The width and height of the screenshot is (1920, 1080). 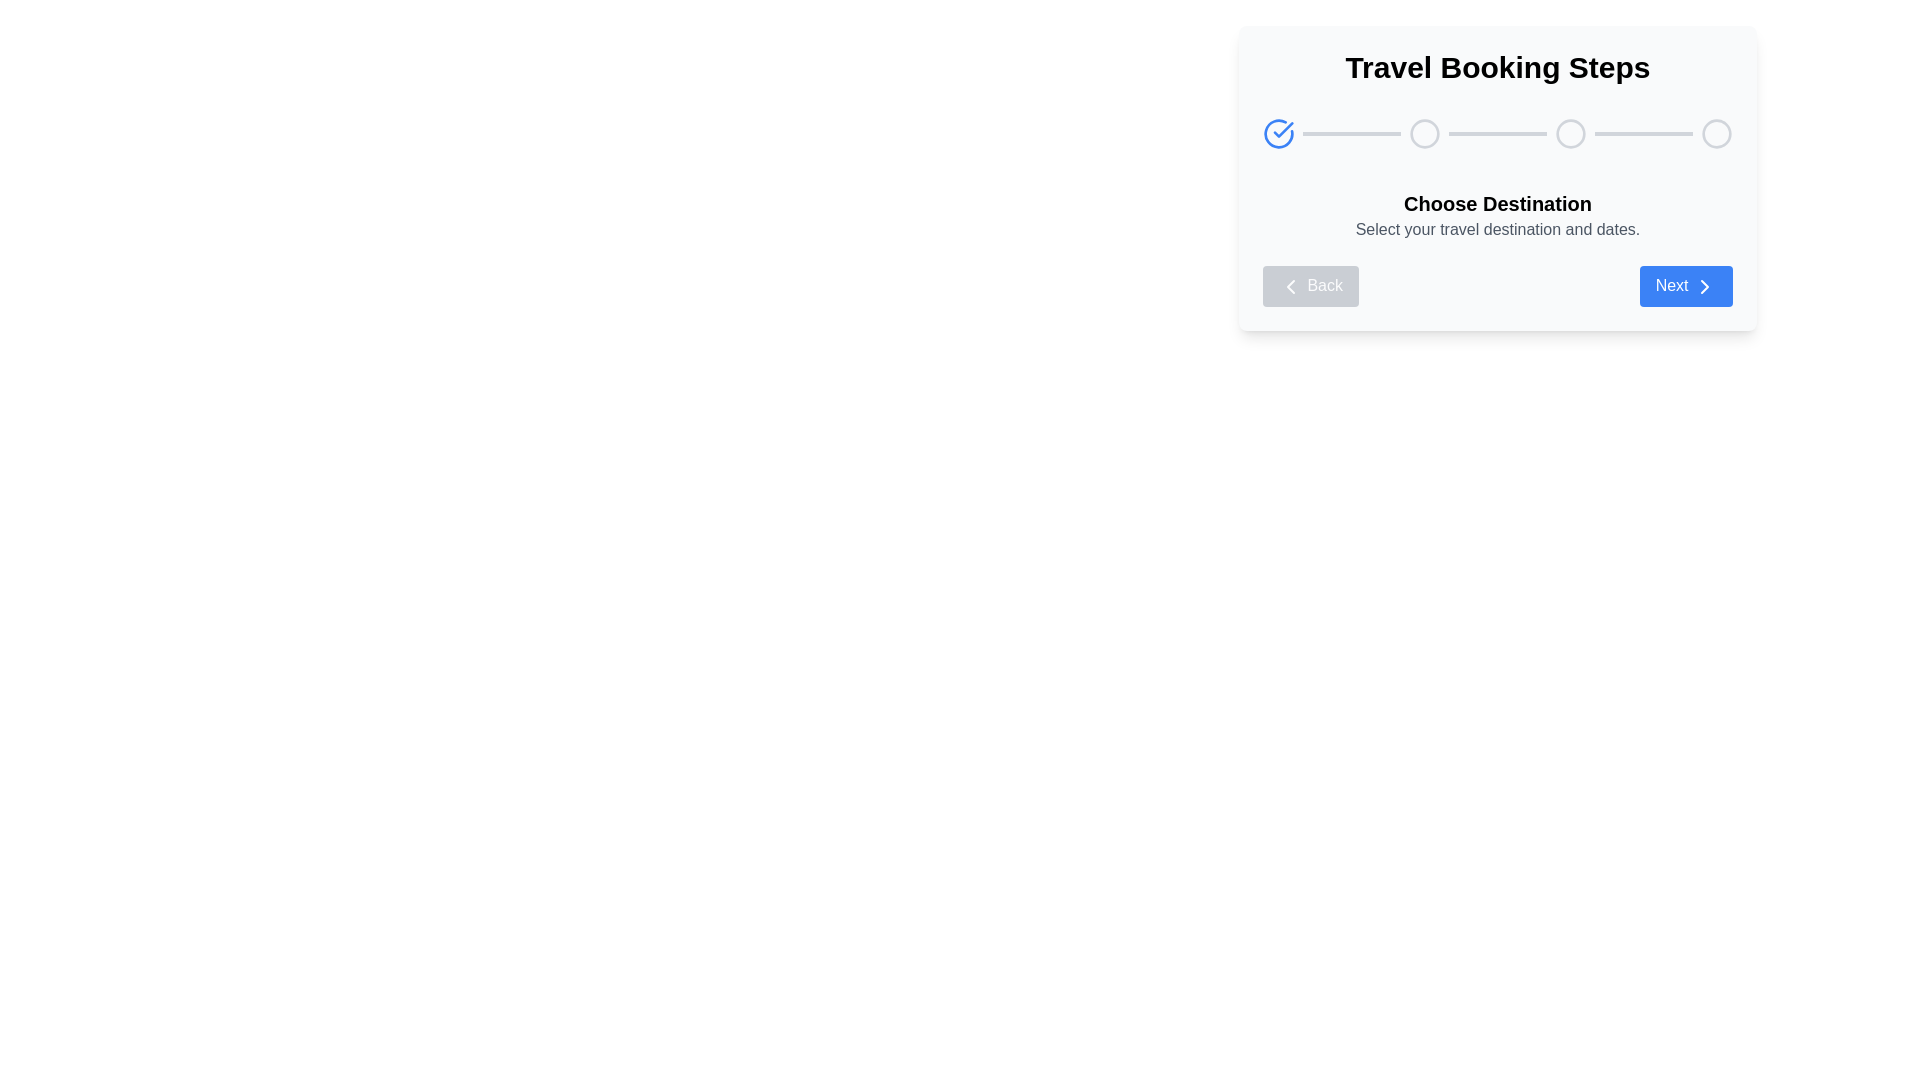 I want to click on the first progress bar segment in the 'Travel Booking Steps' user interface, which visually represents the progress state between the first and second steps, so click(x=1352, y=134).